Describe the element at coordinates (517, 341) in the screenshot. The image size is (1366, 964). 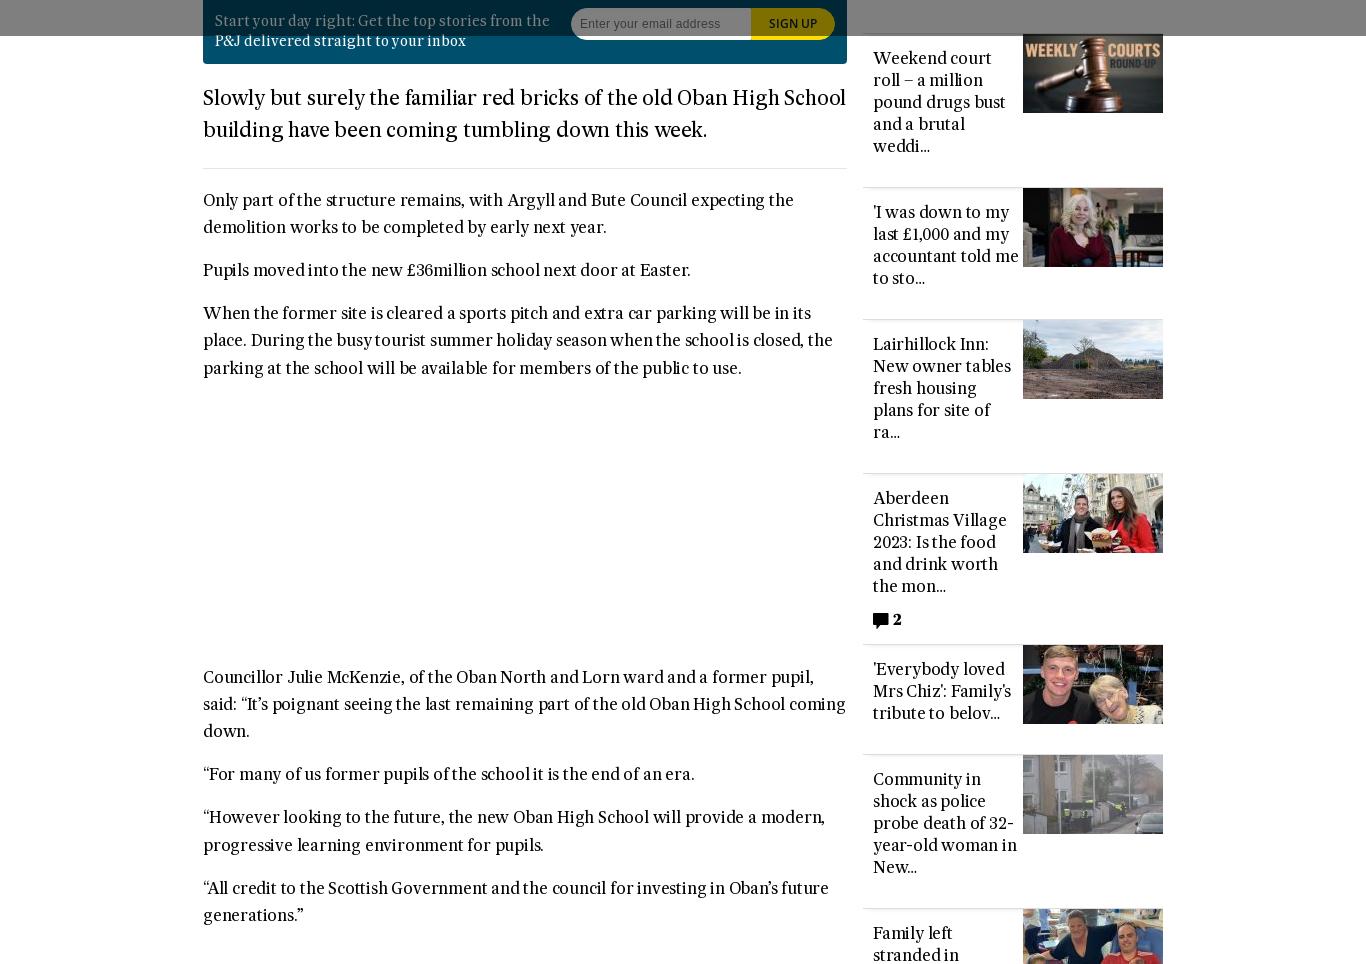
I see `'When the former site is cleared a sports pitch and extra car parking will be in its place. During the busy tourist summer holiday season when the school is closed, the parking at the school will be available for members of the public to use.'` at that location.